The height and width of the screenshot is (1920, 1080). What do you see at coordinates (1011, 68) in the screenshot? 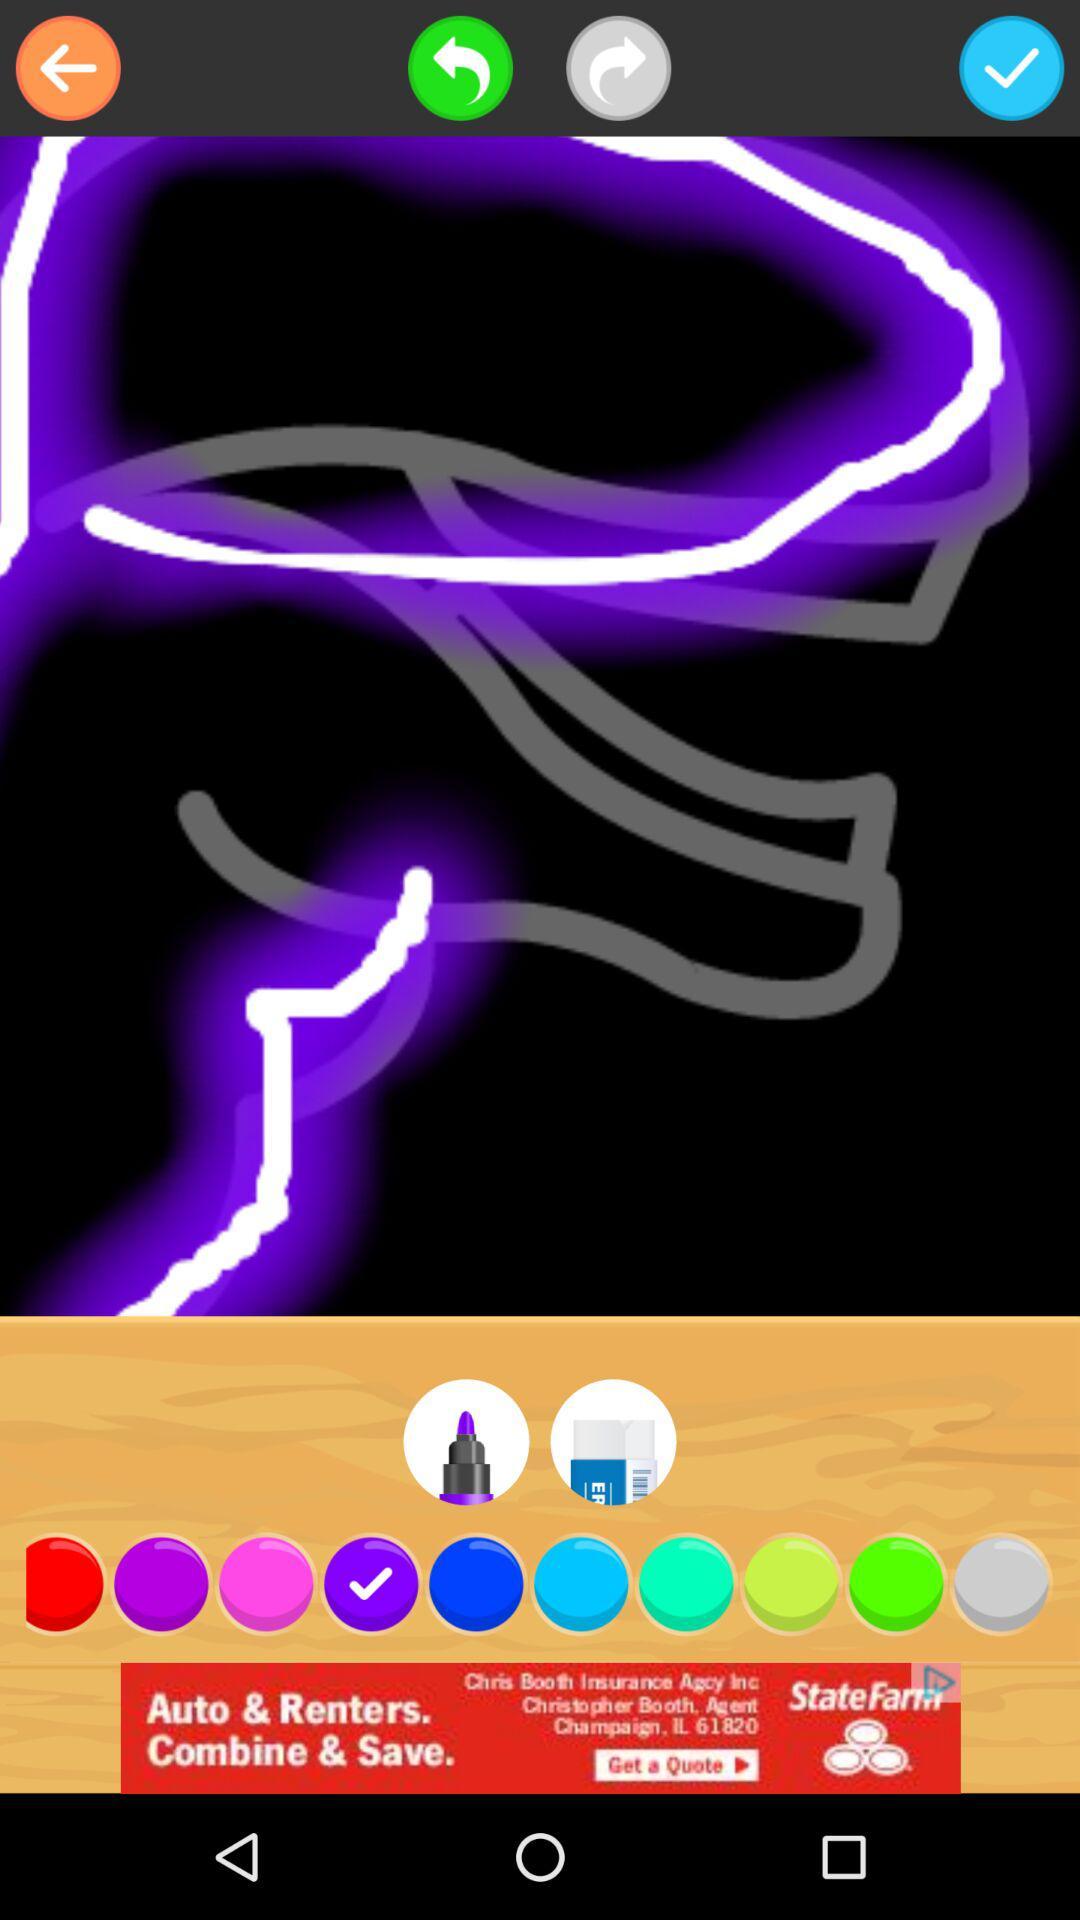
I see `finish drawing` at bounding box center [1011, 68].